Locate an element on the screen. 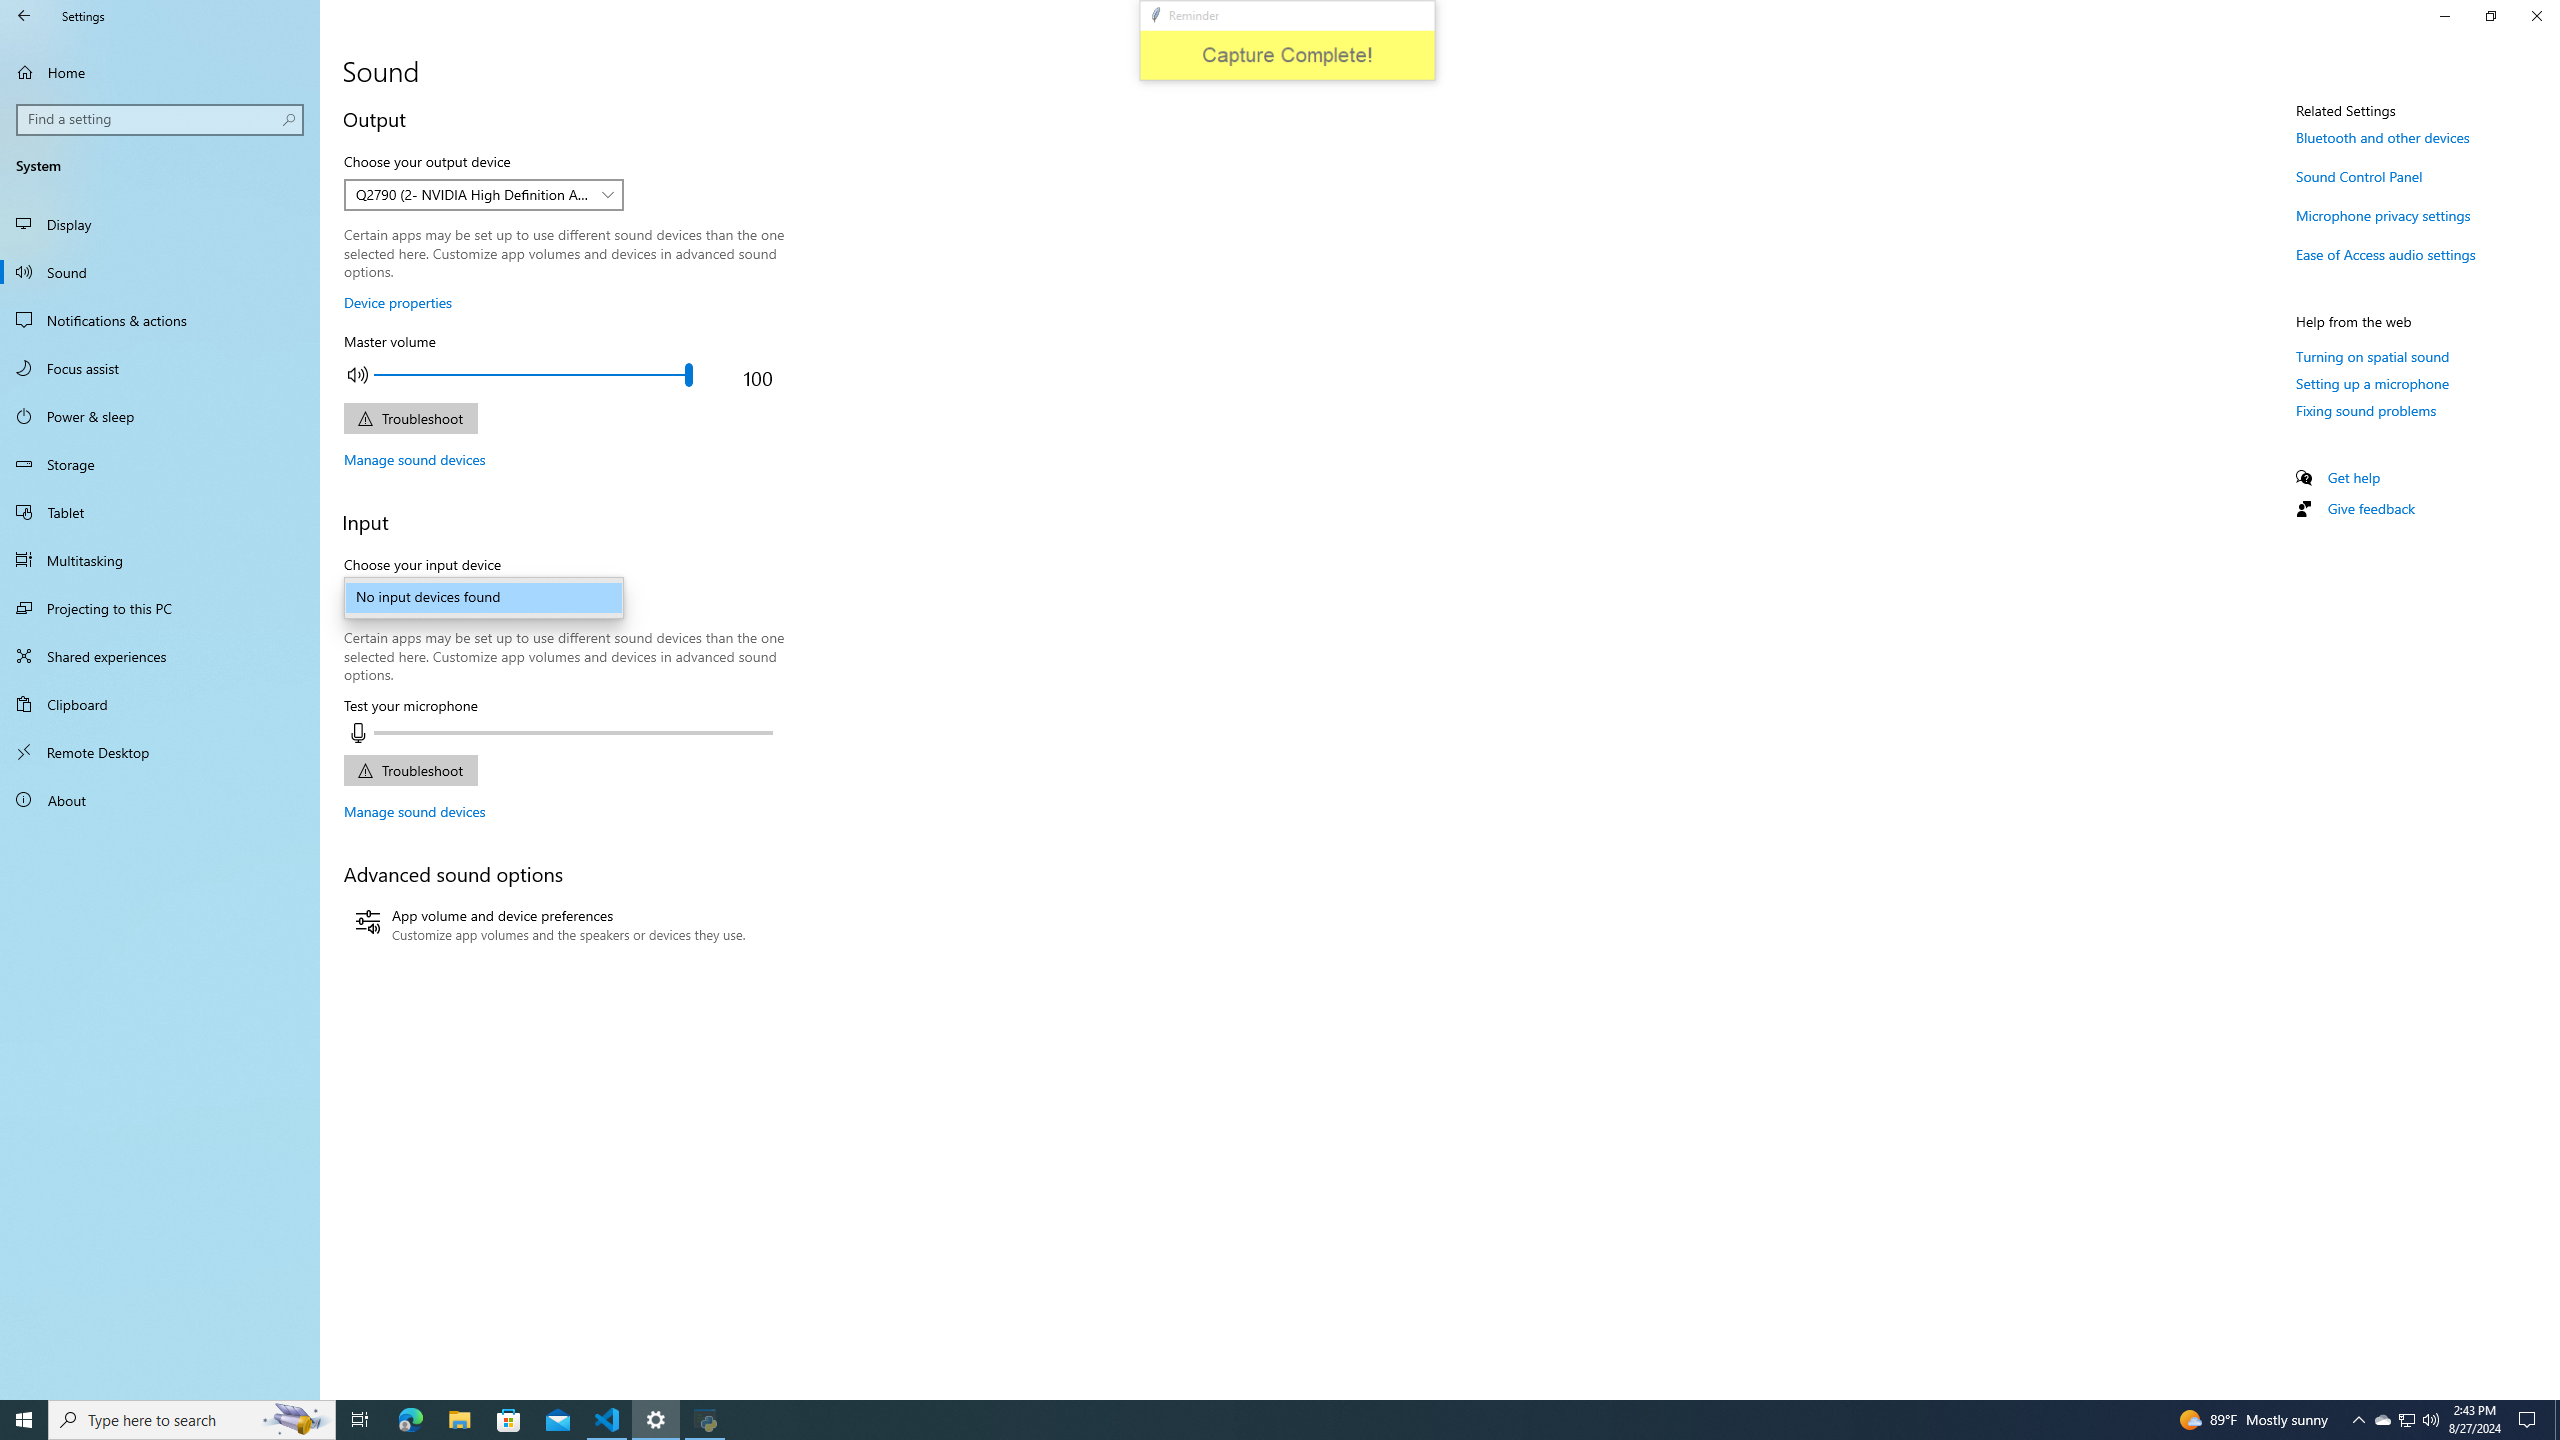 The height and width of the screenshot is (1440, 2560). 'Sound' is located at coordinates (159, 271).